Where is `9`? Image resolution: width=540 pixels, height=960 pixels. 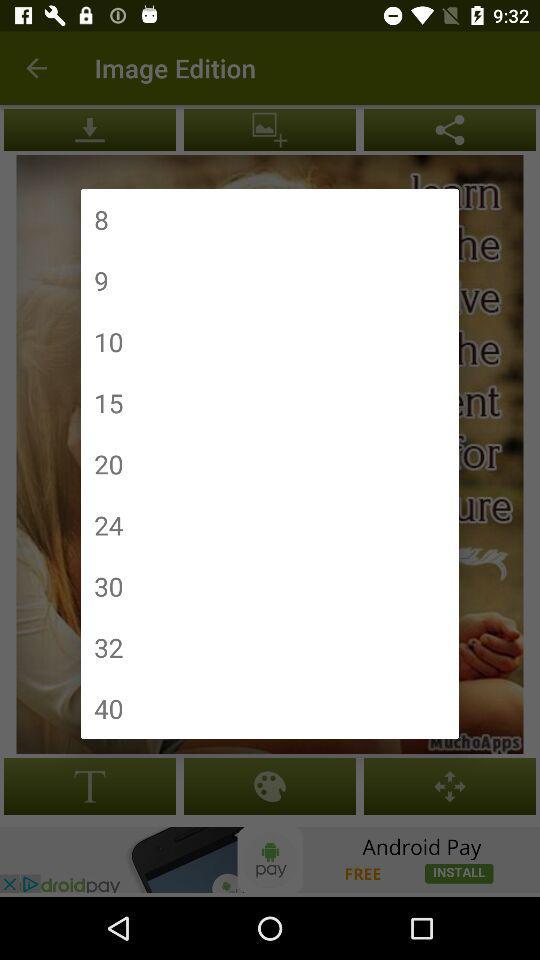 9 is located at coordinates (100, 279).